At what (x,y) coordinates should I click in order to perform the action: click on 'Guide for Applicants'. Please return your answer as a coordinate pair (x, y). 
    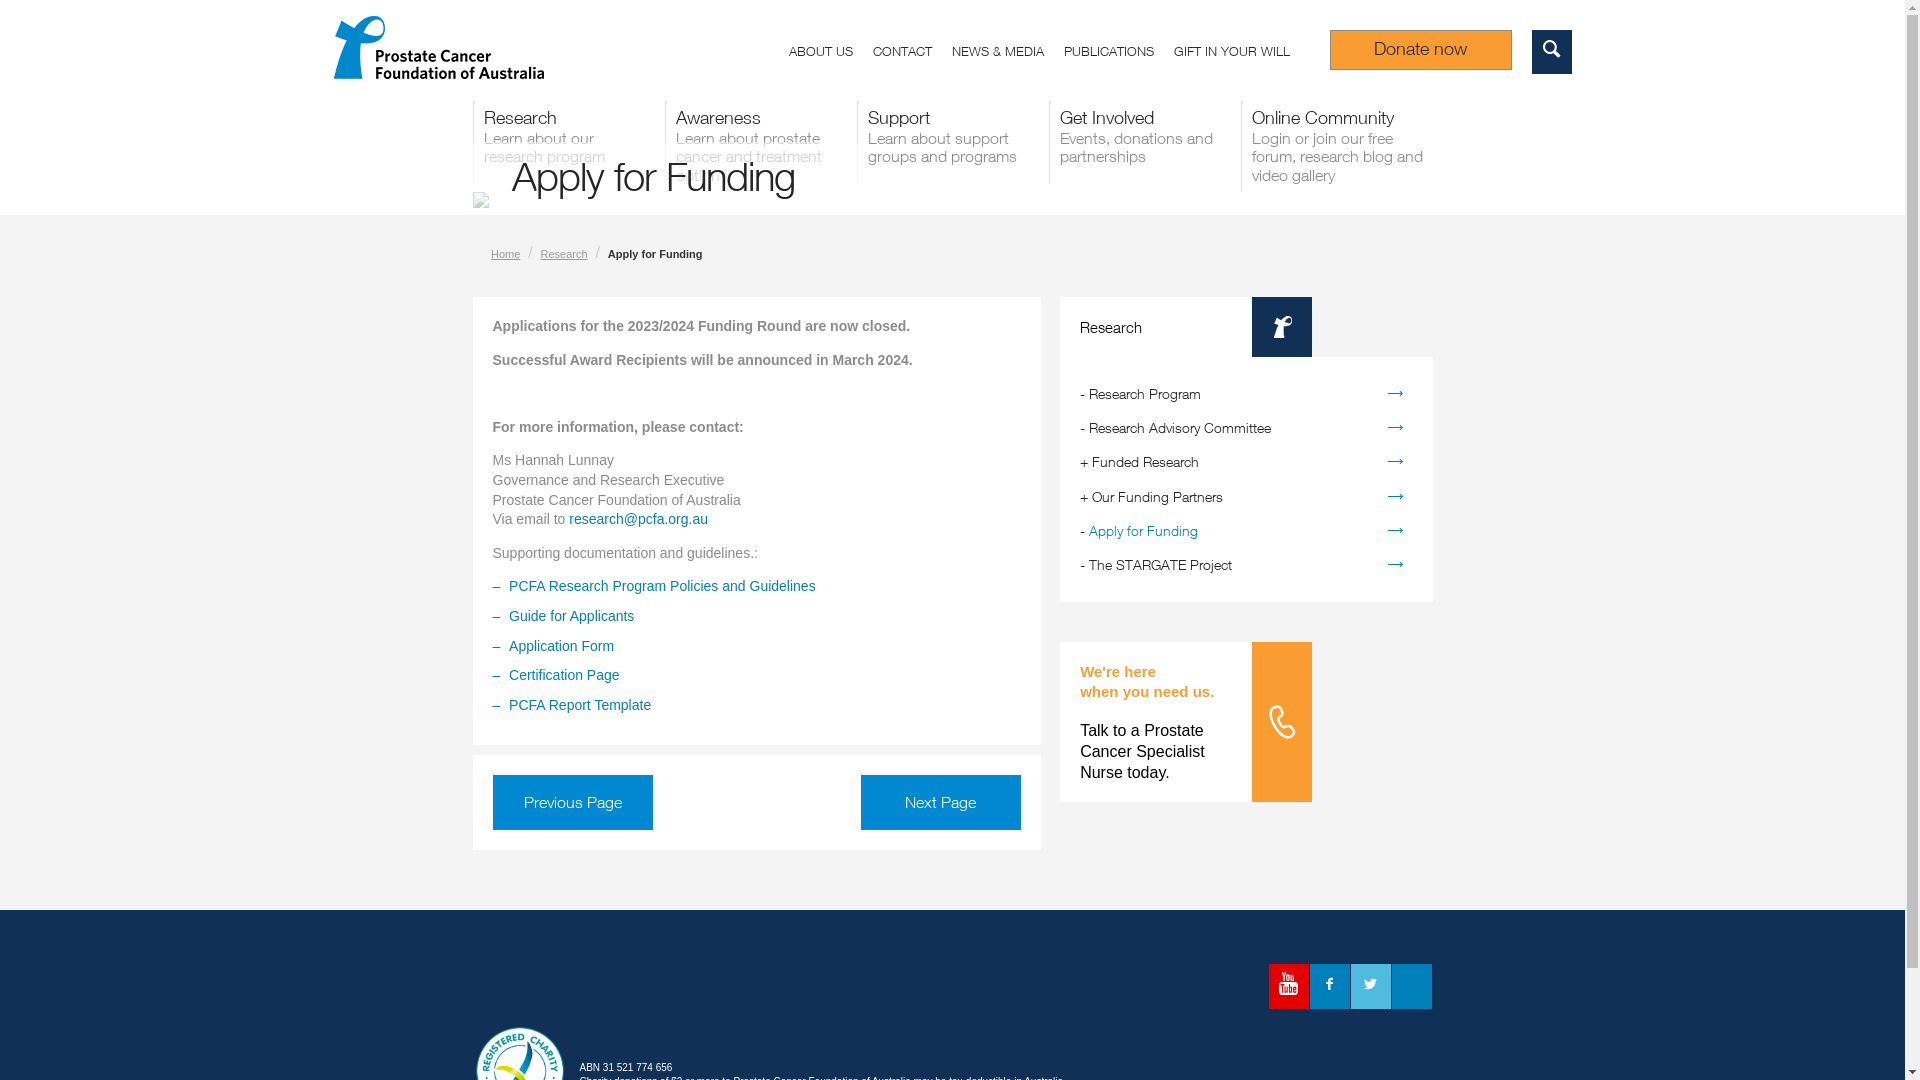
    Looking at the image, I should click on (570, 615).